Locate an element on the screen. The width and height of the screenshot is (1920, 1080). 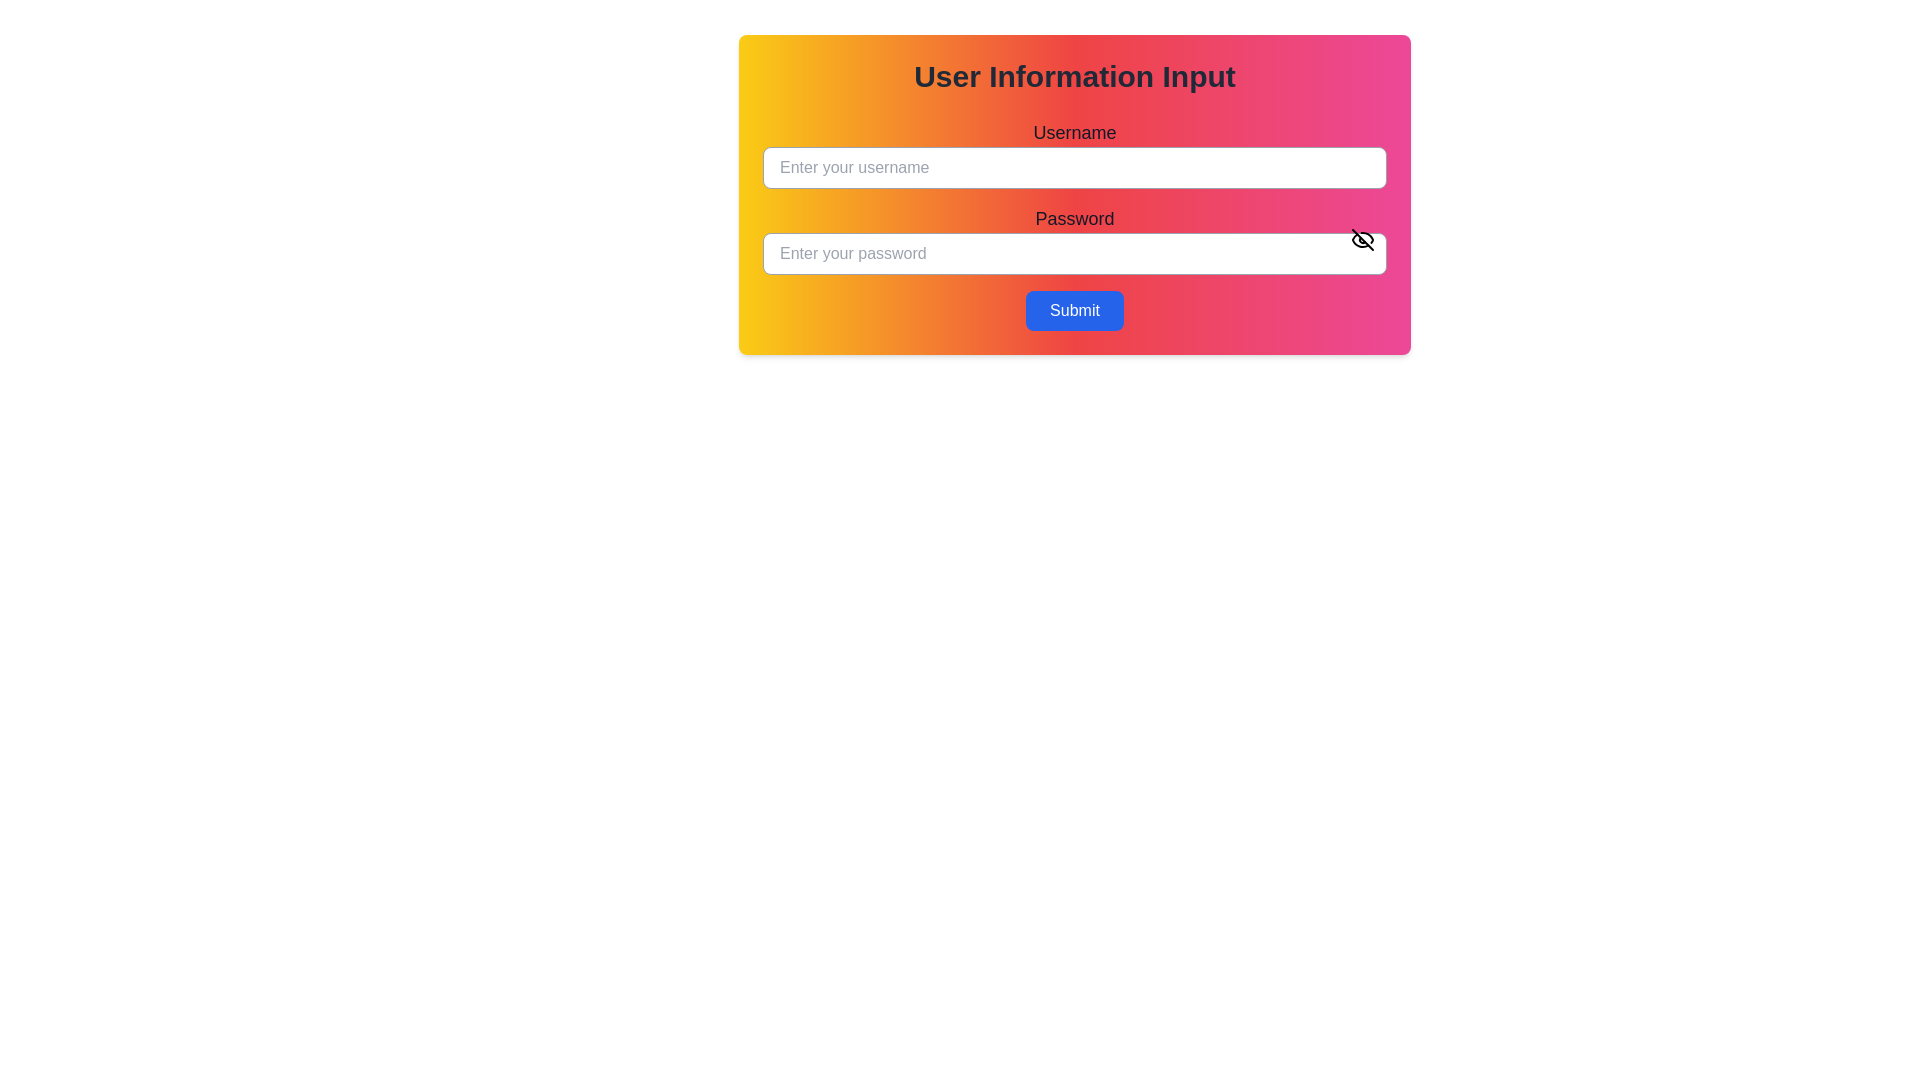
the password visibility toggle button located at the rightmost side of the 'Password' input field is located at coordinates (1362, 238).